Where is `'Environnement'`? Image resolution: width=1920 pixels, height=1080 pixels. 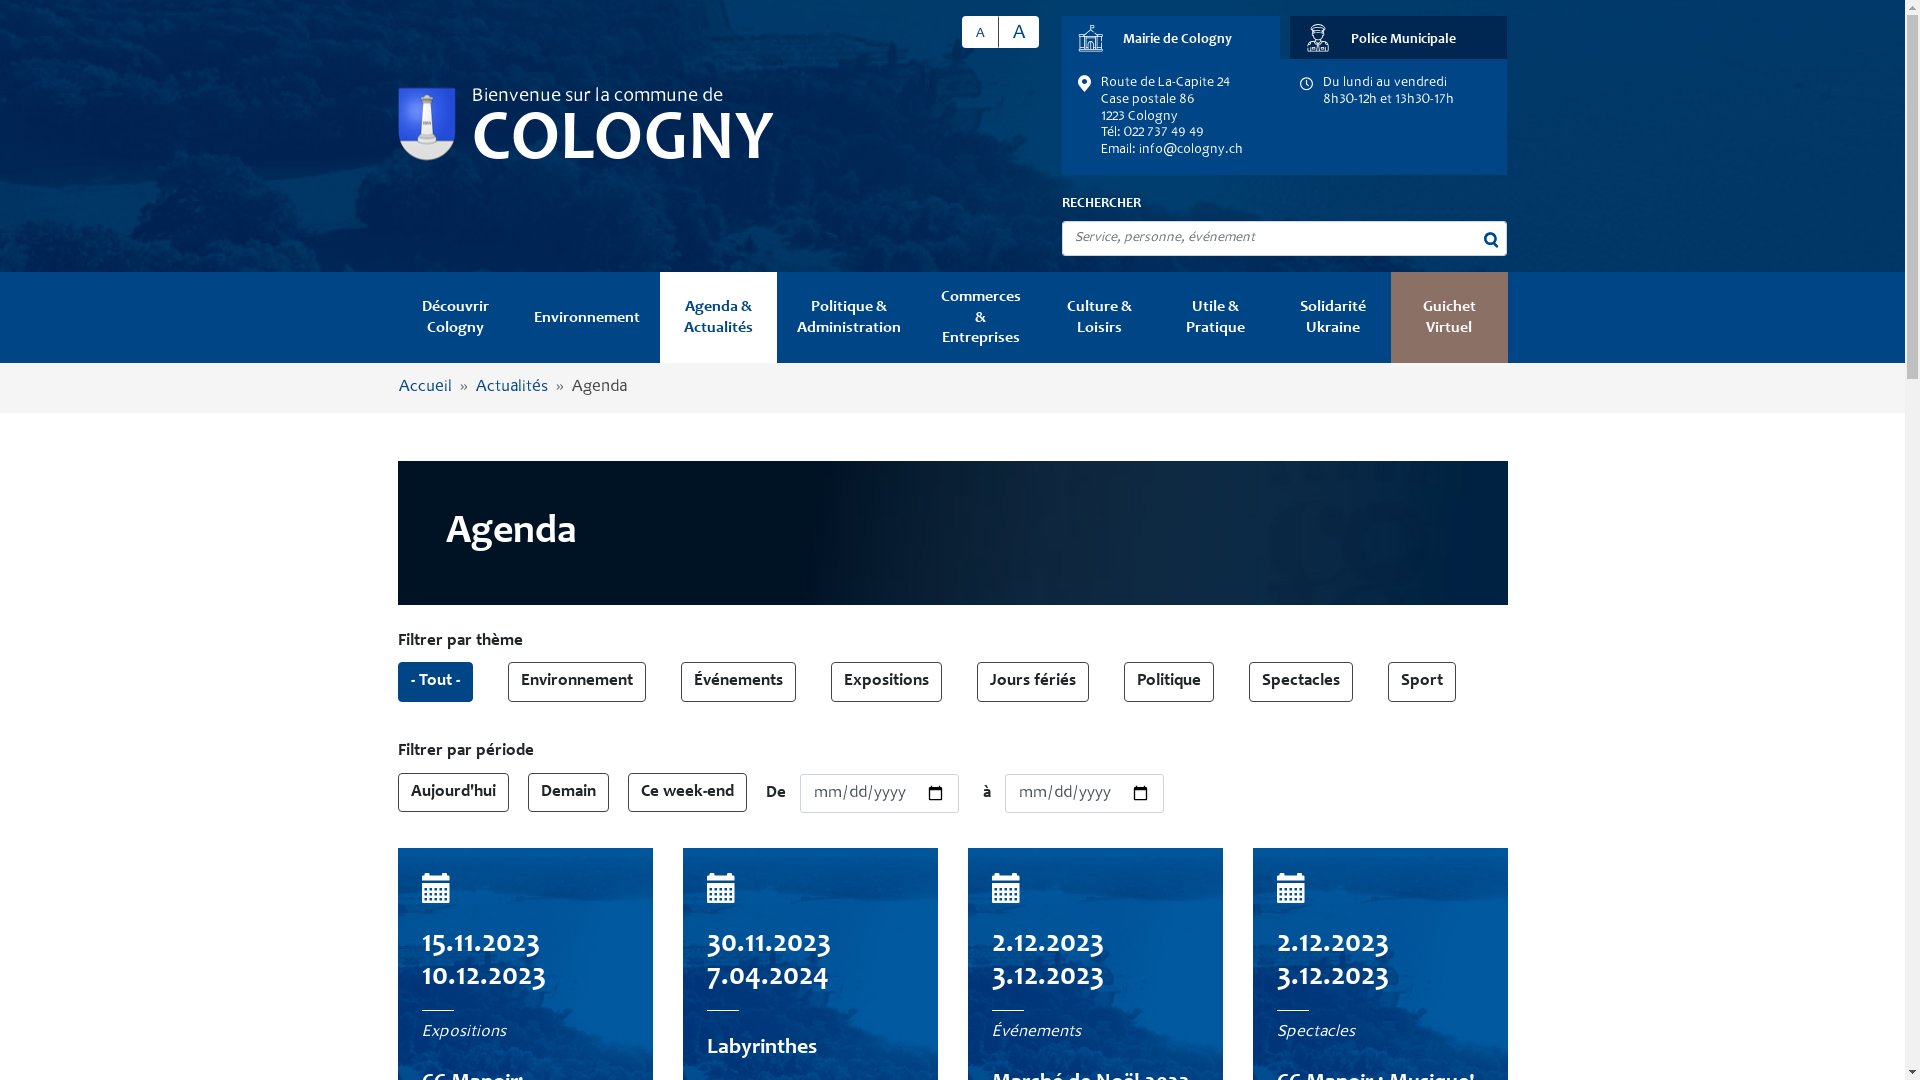 'Environnement' is located at coordinates (513, 316).